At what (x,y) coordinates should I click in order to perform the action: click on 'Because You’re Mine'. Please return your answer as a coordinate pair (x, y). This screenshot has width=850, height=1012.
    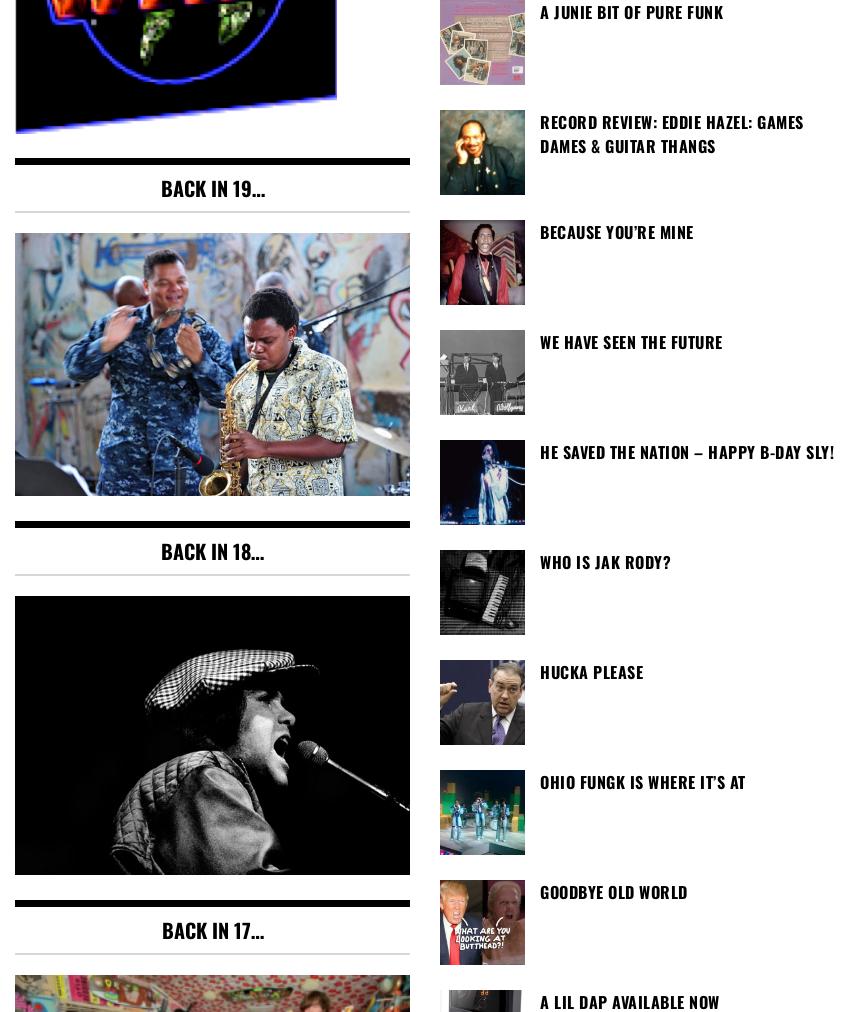
    Looking at the image, I should click on (615, 231).